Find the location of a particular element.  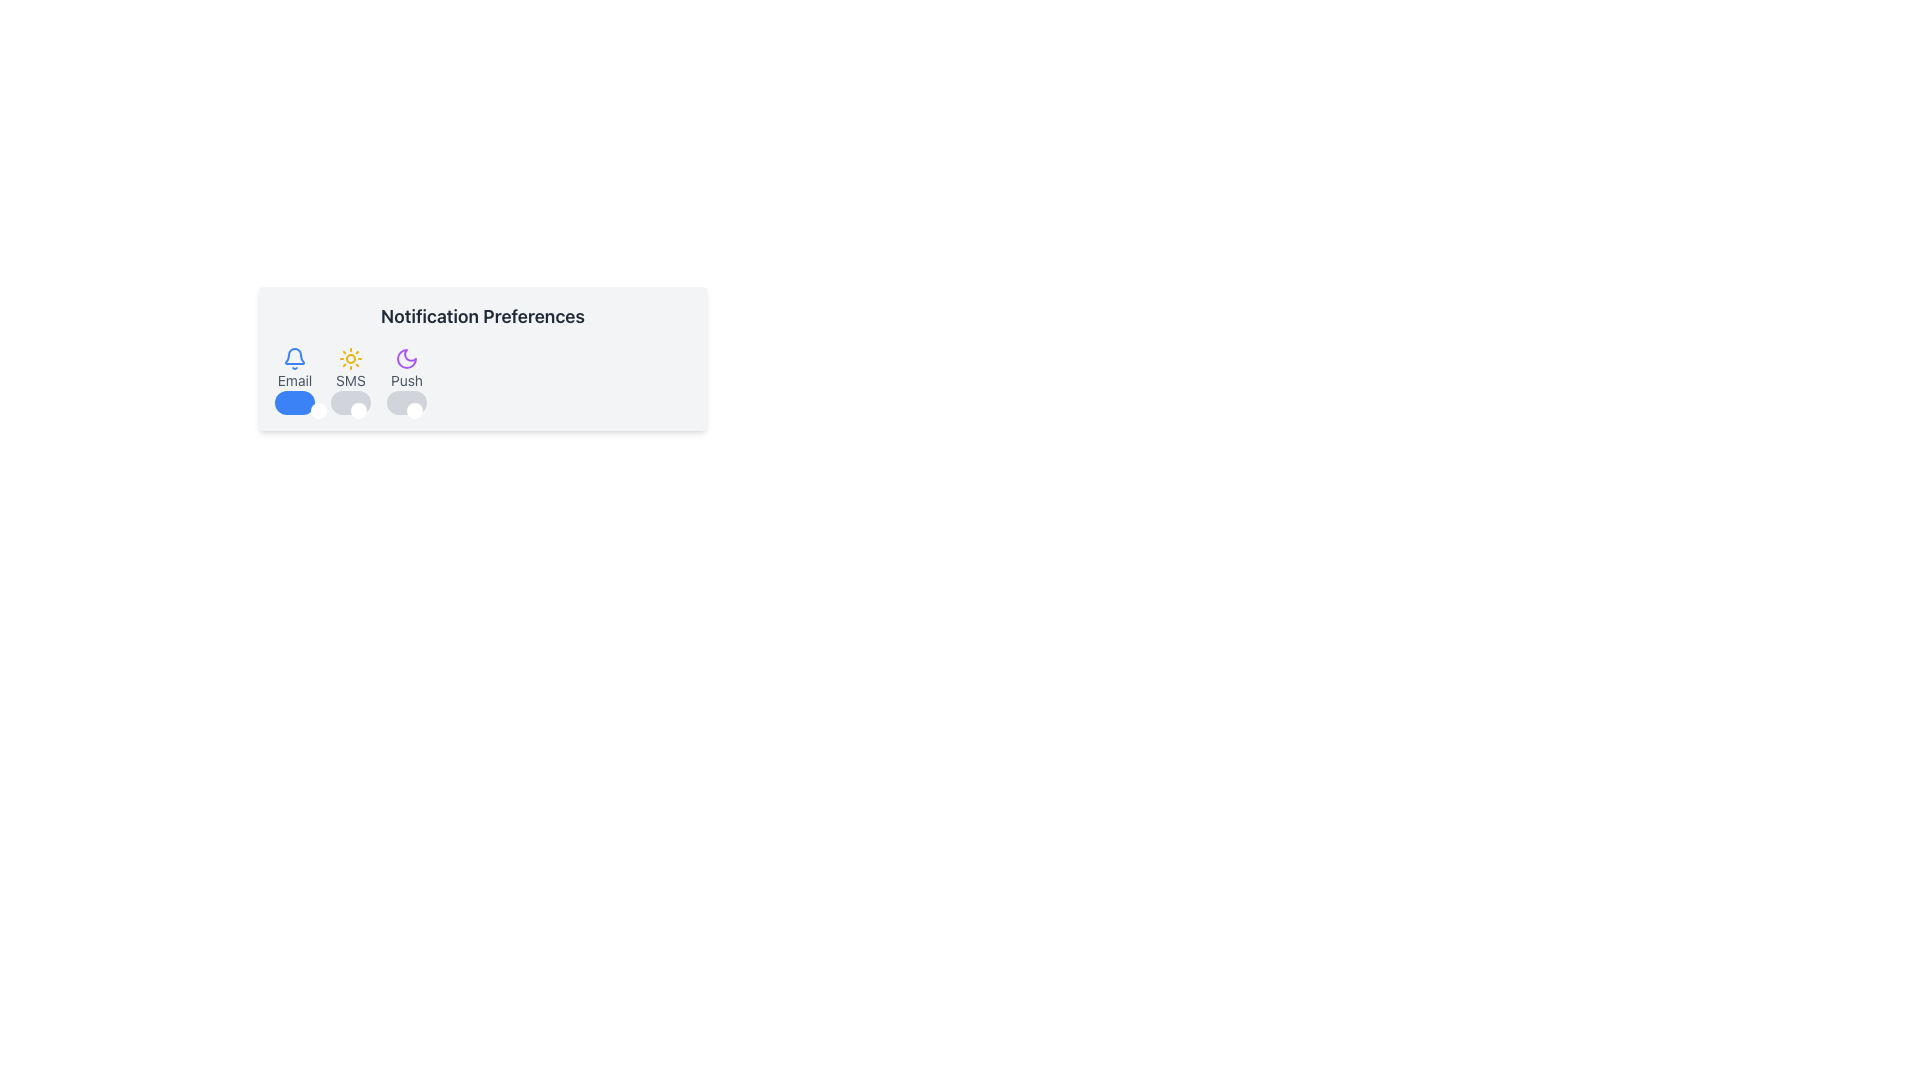

the moon-like icon with a purple color located in the 'Notification Preferences' section is located at coordinates (406, 357).